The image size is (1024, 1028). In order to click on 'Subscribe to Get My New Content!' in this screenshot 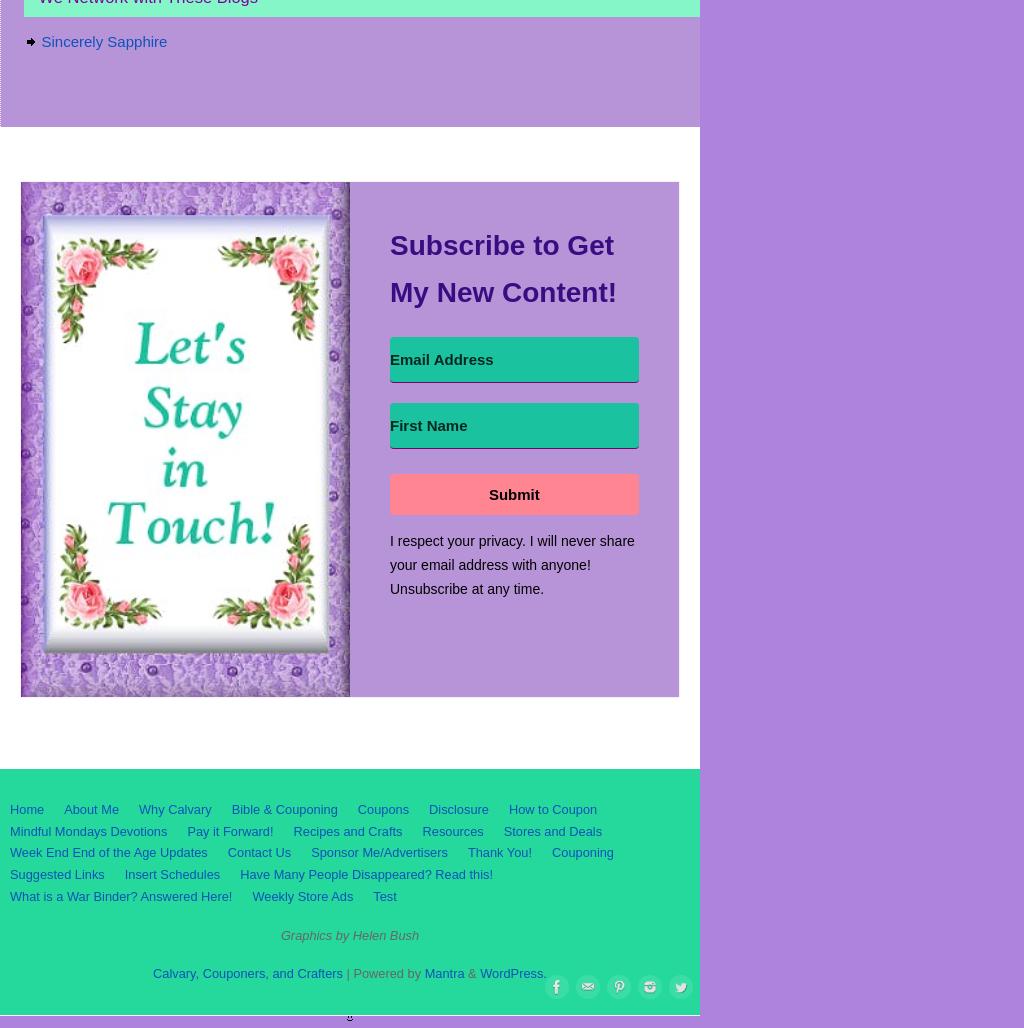, I will do `click(502, 268)`.